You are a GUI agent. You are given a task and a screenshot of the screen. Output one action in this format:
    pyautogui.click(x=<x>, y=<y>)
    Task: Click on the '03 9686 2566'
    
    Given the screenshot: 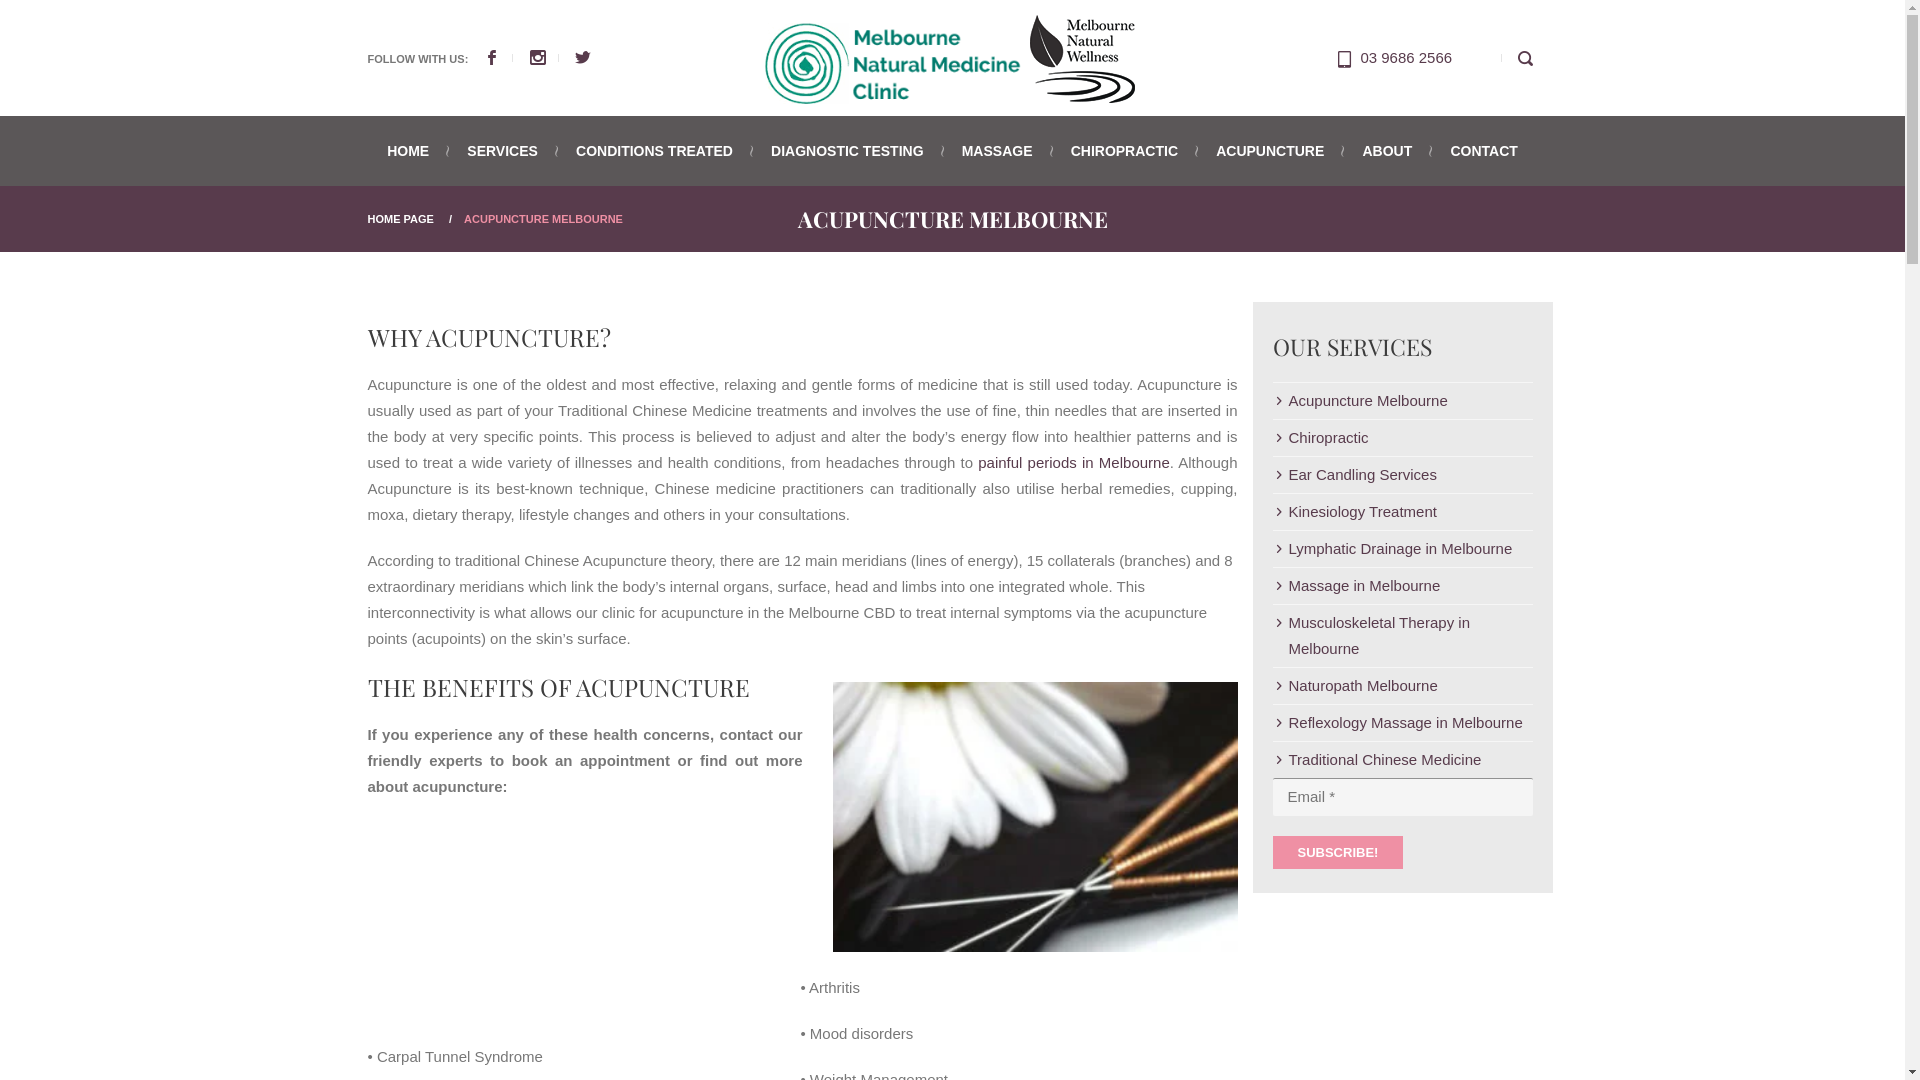 What is the action you would take?
    pyautogui.click(x=1347, y=56)
    